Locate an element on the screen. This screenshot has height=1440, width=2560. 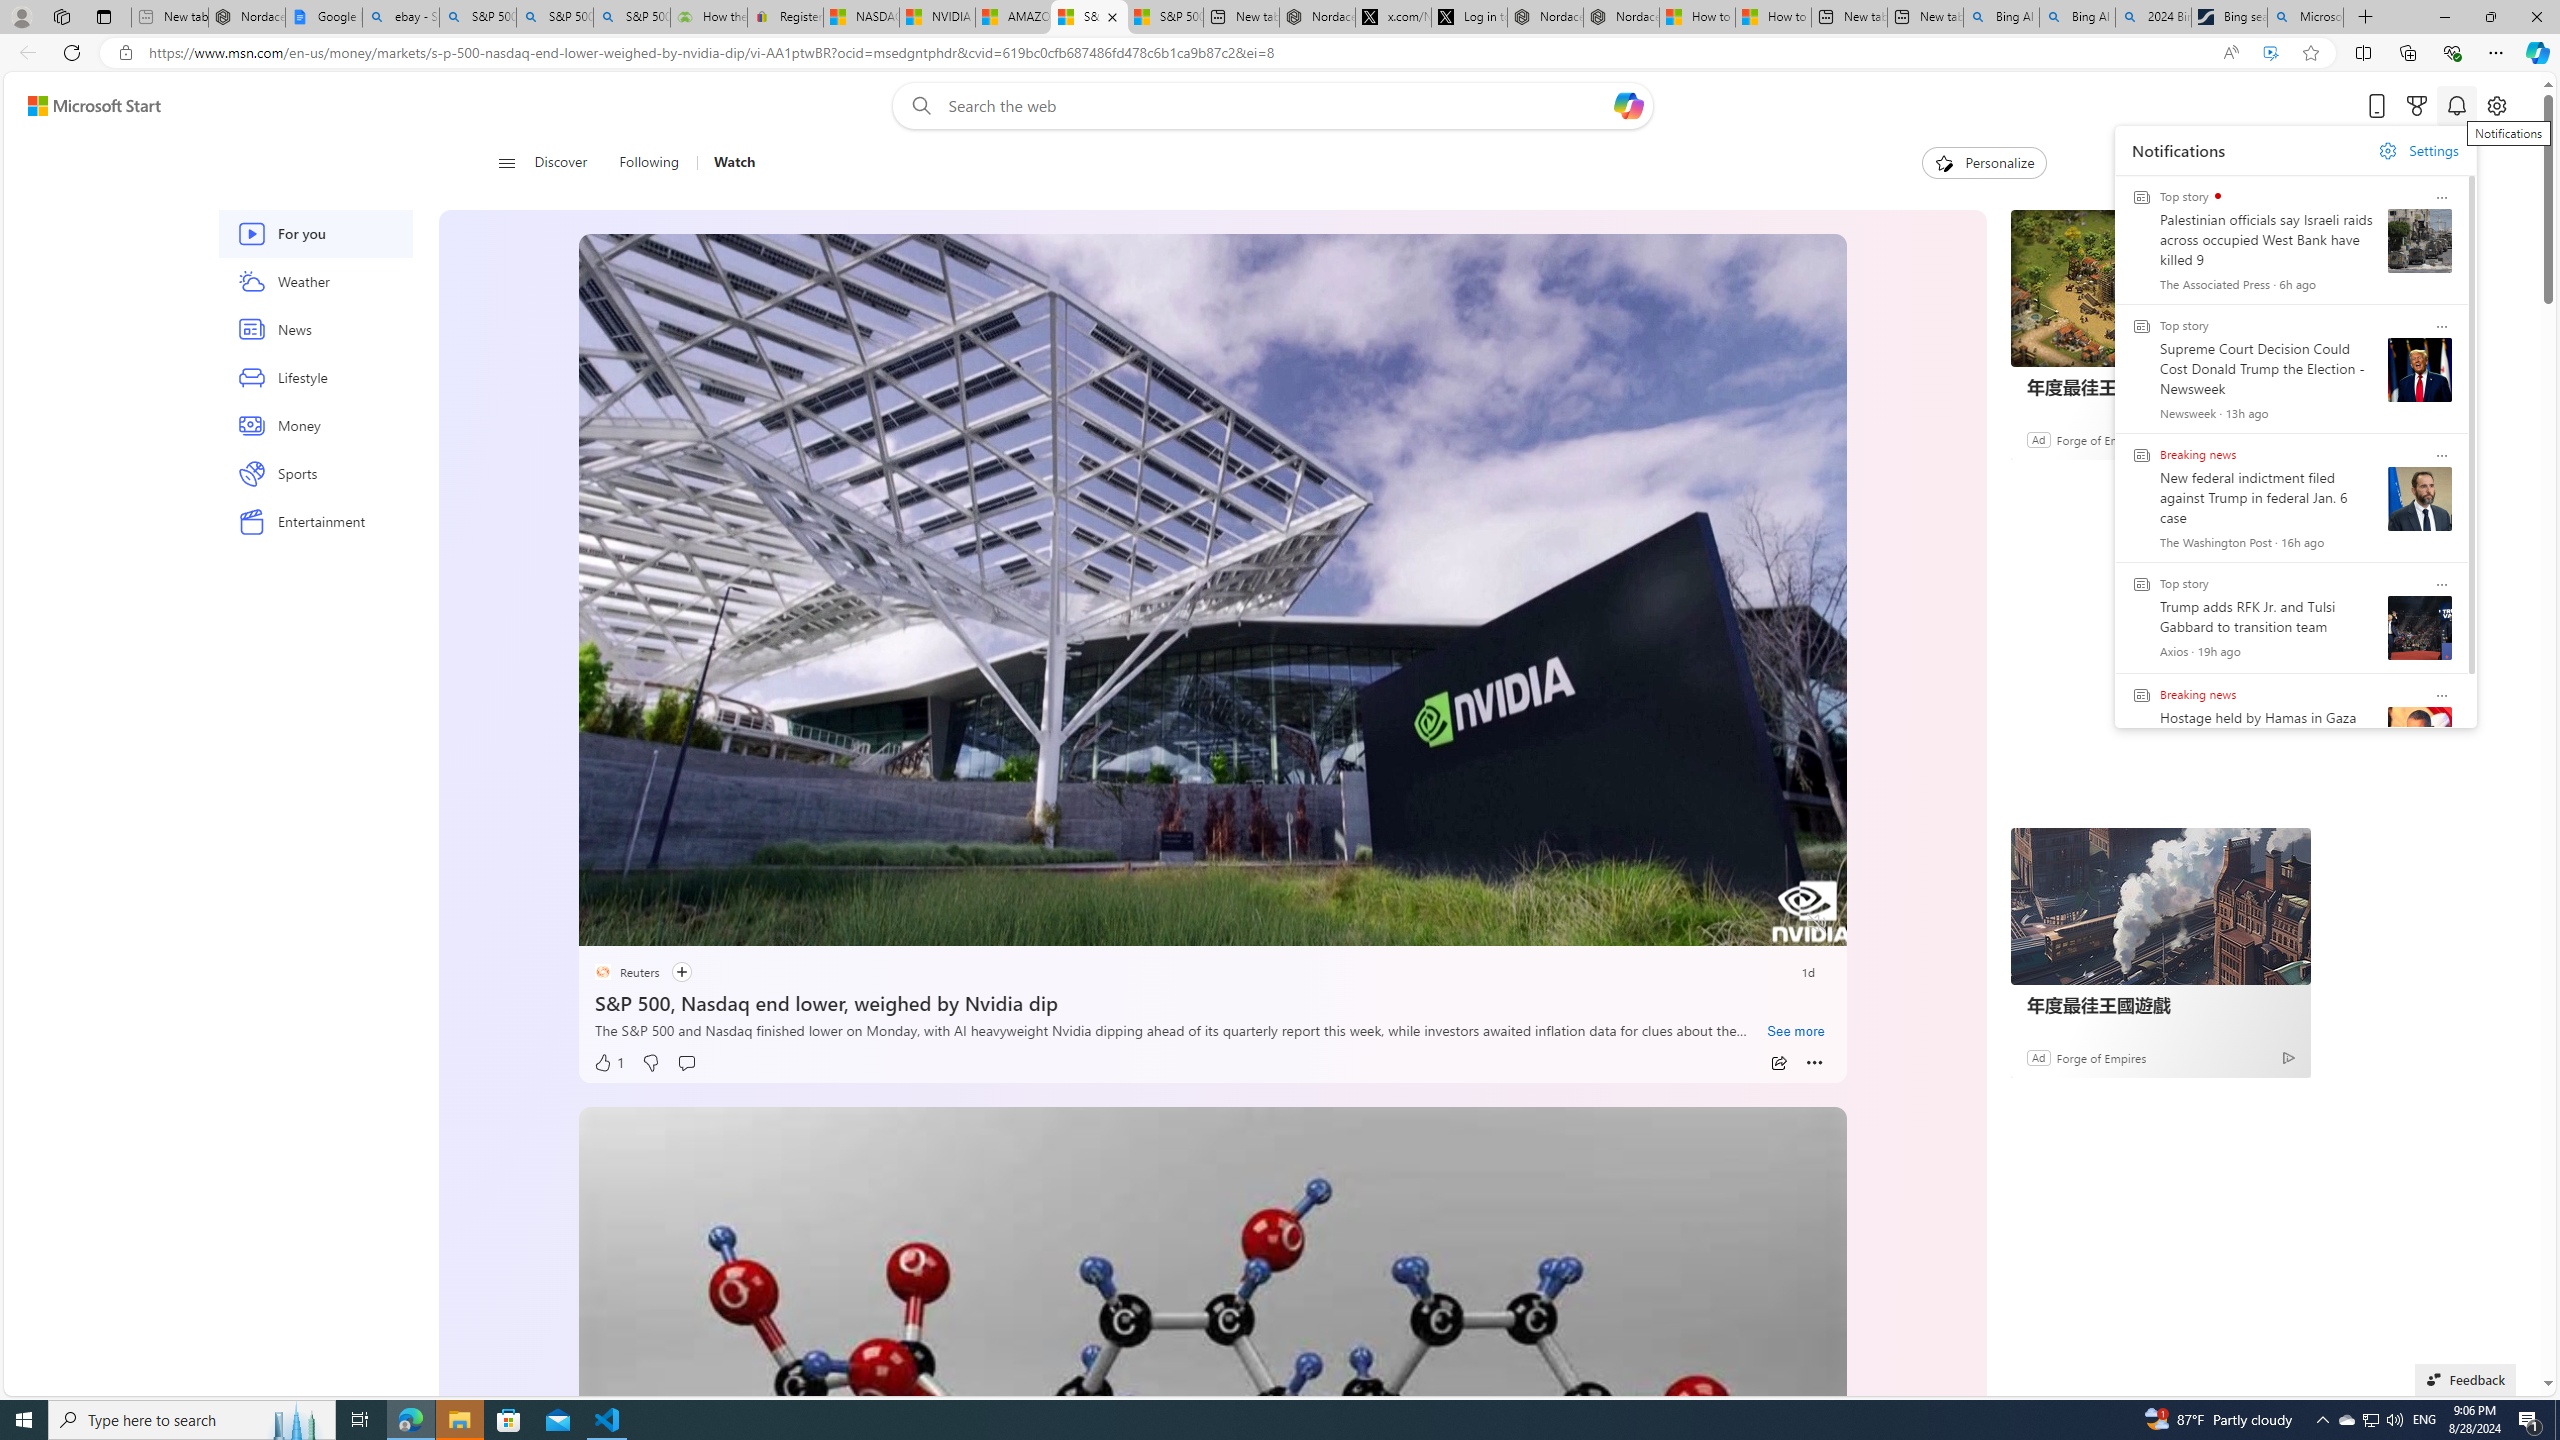
'Bing search market share worldwide 2024 | Statista' is located at coordinates (2229, 16).